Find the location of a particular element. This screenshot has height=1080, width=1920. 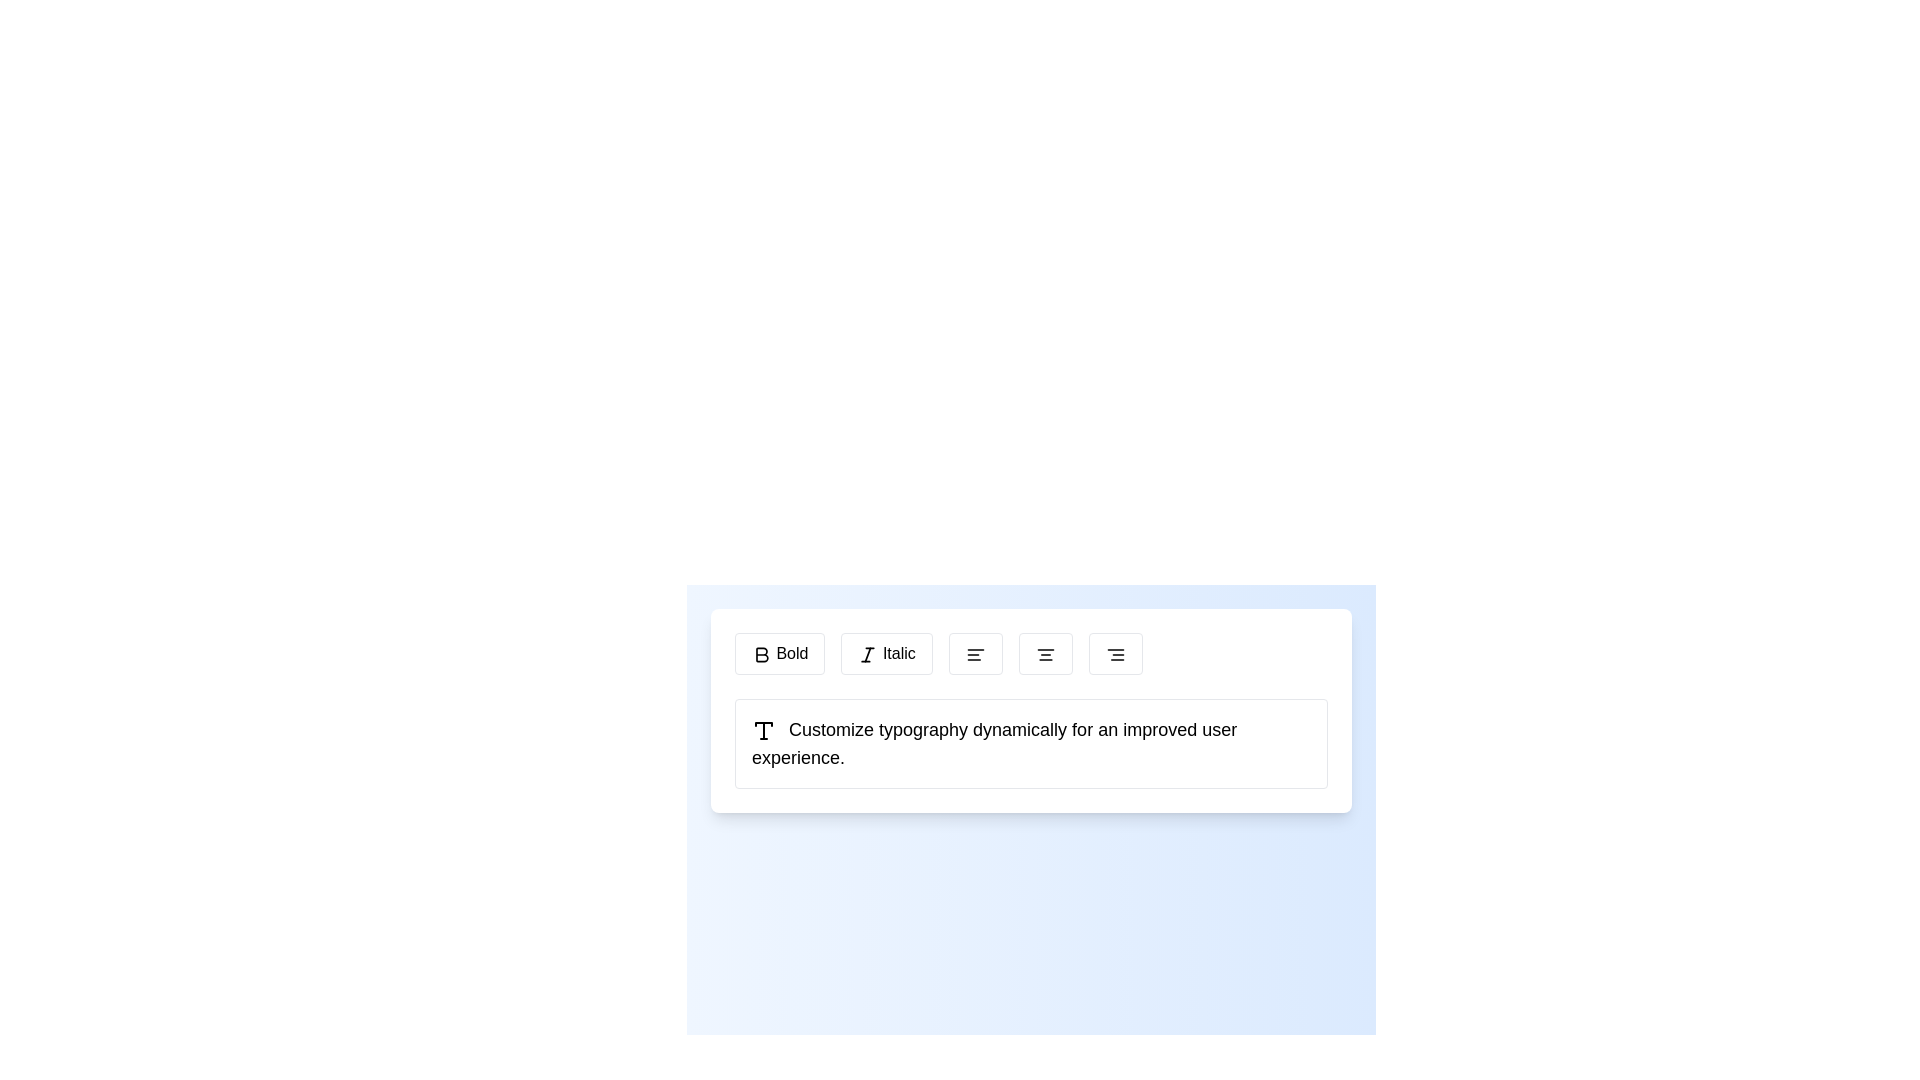

the bold 'B' button in the text styling toolbar to apply bold styling to the text is located at coordinates (761, 654).